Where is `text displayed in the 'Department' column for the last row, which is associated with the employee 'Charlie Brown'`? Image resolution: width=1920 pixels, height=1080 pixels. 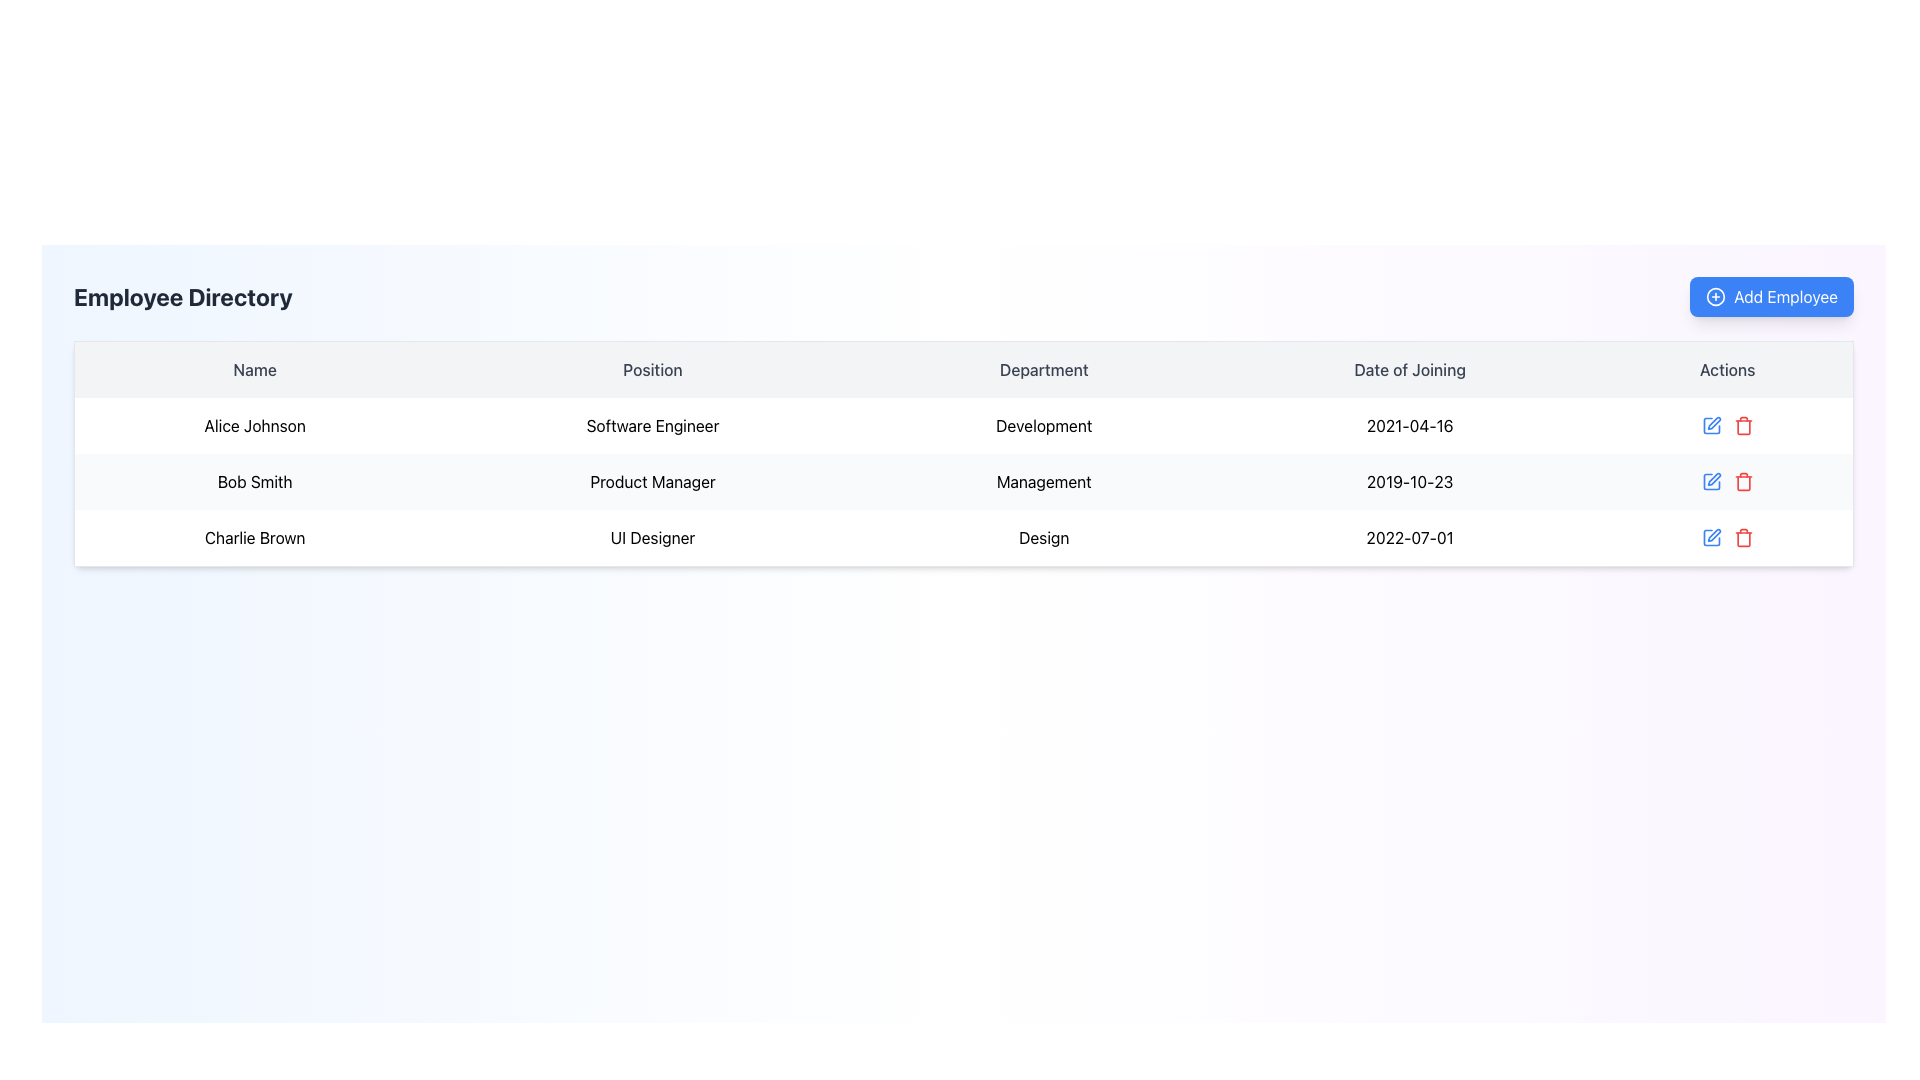 text displayed in the 'Department' column for the last row, which is associated with the employee 'Charlie Brown' is located at coordinates (1043, 537).